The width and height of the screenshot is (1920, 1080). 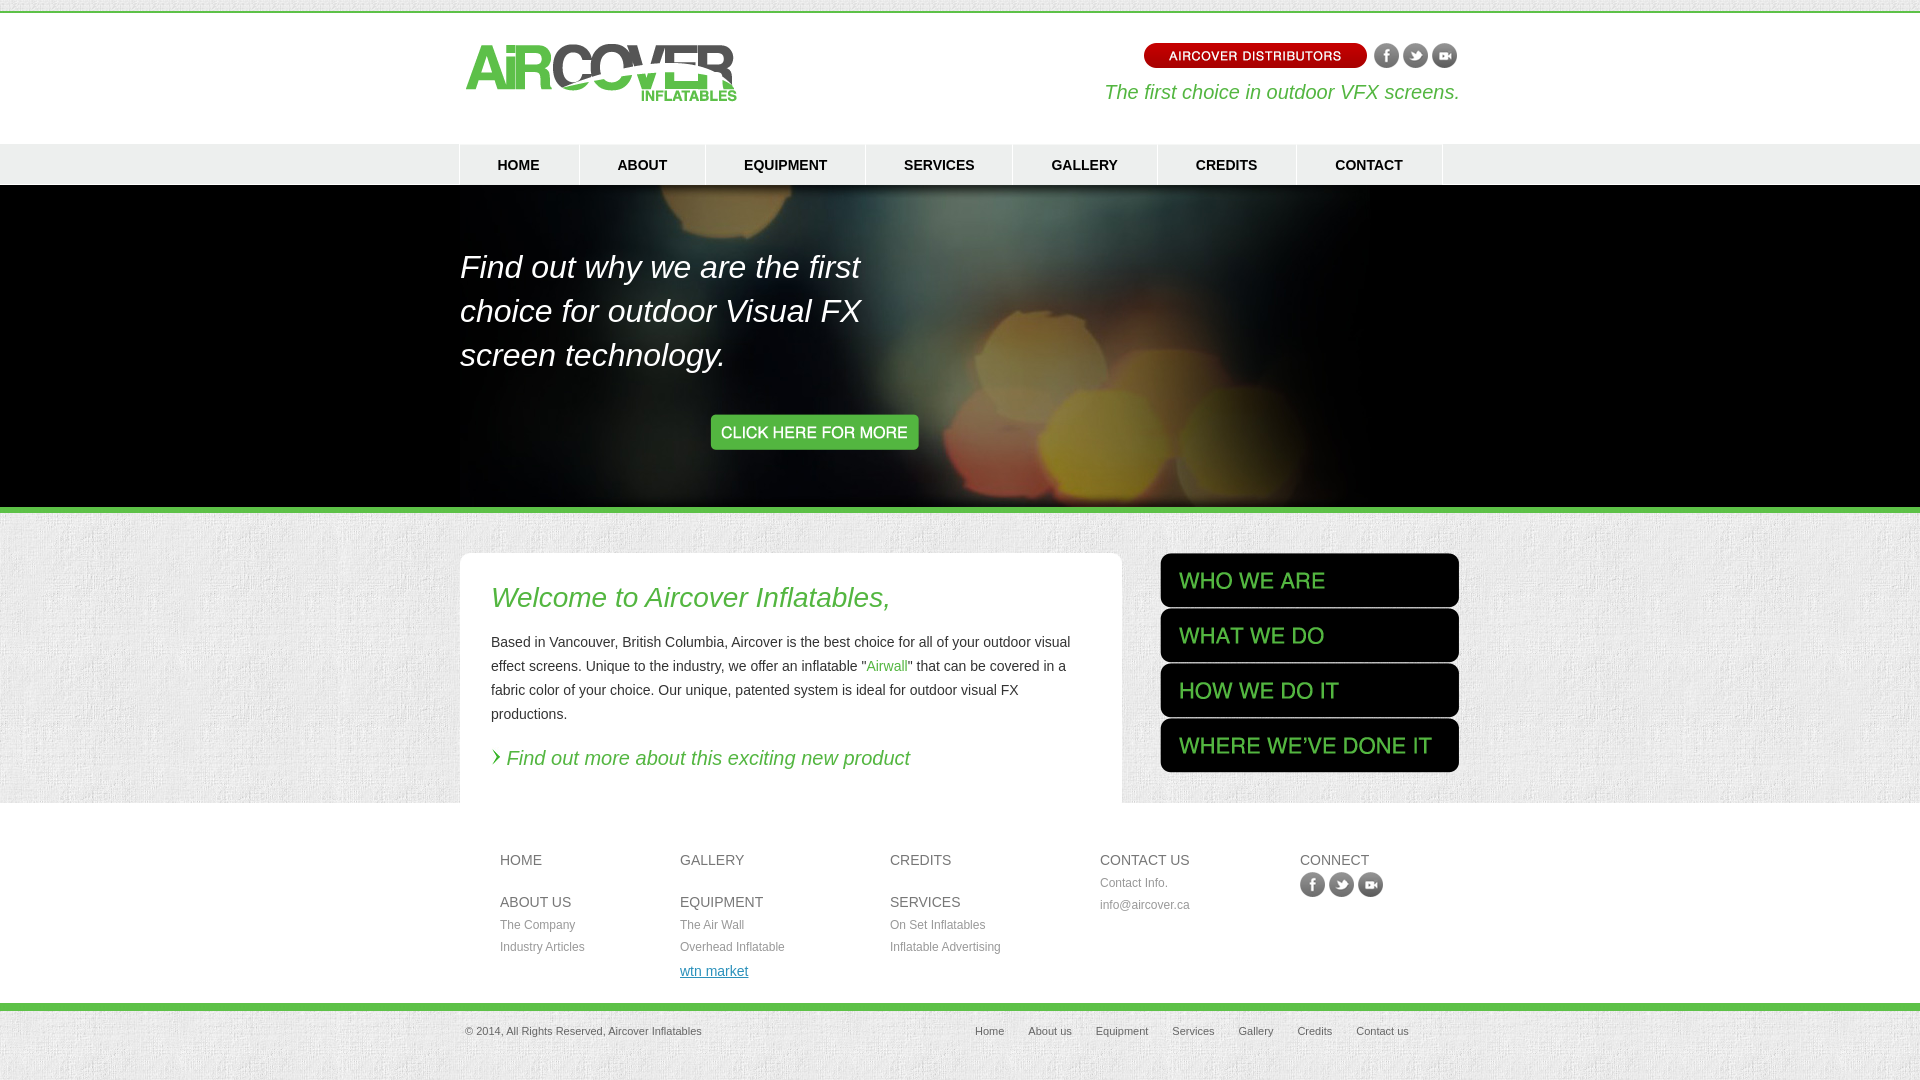 I want to click on 'GALLERY', so click(x=711, y=859).